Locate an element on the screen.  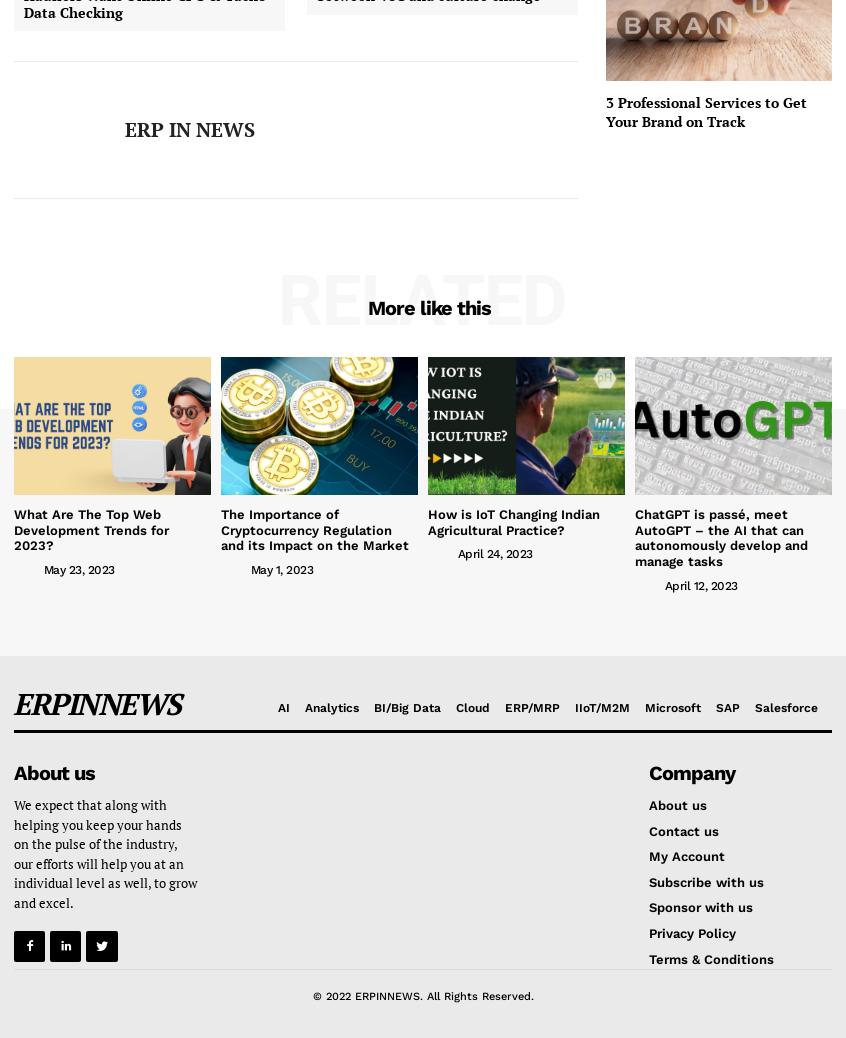
'ERPINNEWS' is located at coordinates (96, 702).